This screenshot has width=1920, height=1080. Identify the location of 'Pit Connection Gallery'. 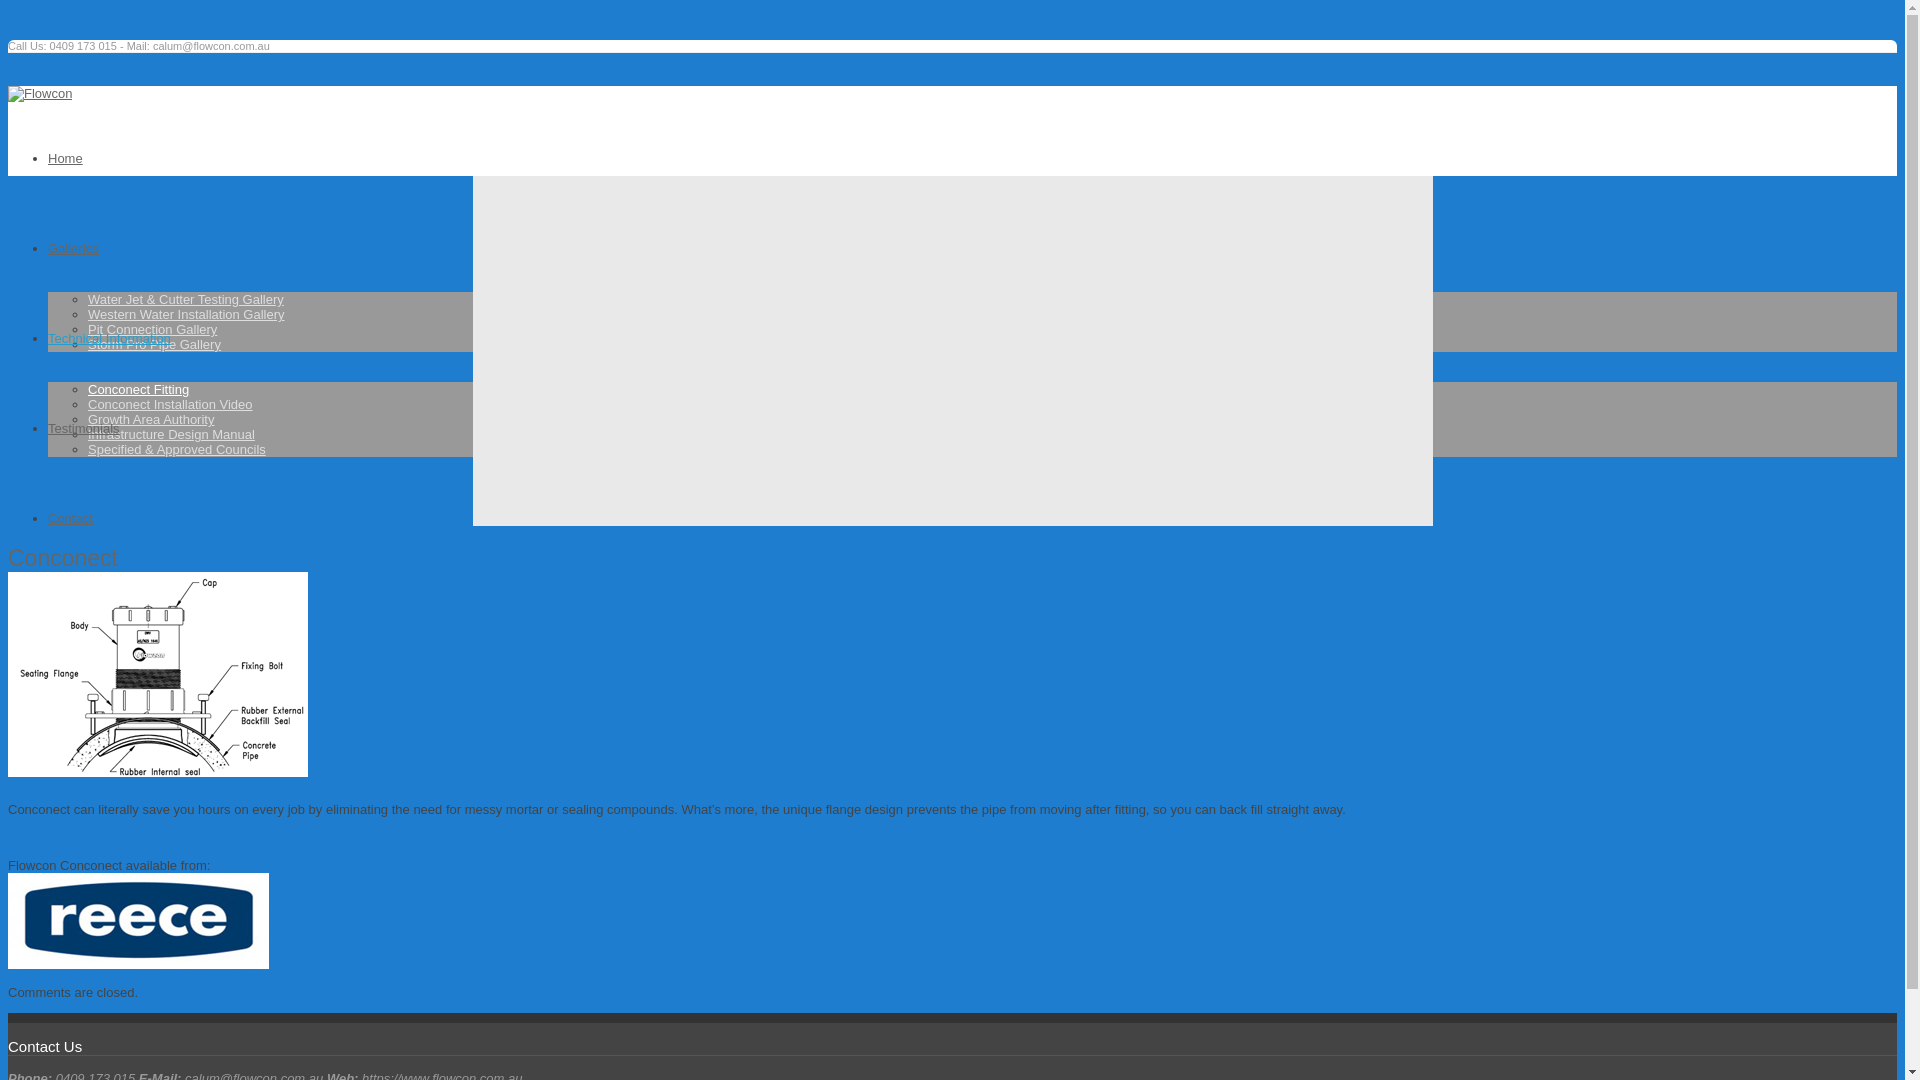
(151, 328).